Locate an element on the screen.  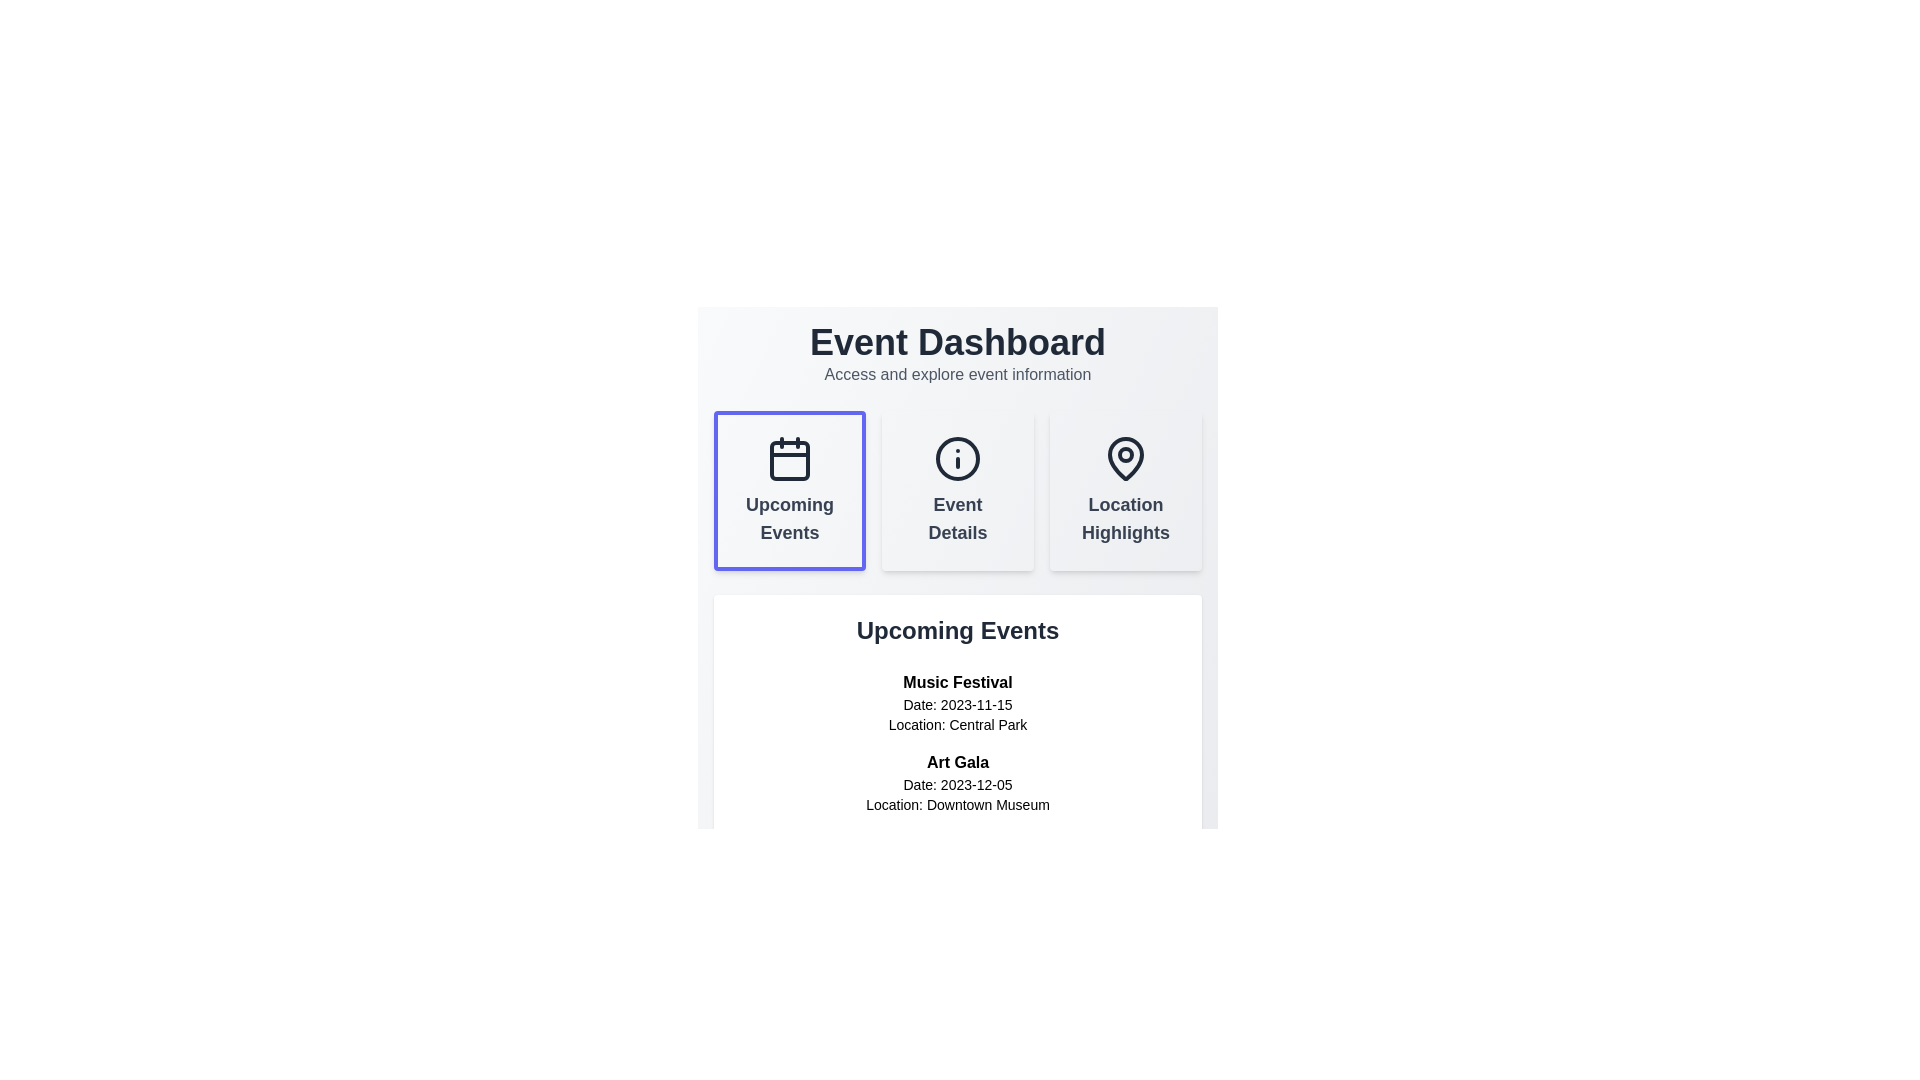
the geographical location icon situated at the top-center of the 'Location Highlights' card is located at coordinates (1126, 459).